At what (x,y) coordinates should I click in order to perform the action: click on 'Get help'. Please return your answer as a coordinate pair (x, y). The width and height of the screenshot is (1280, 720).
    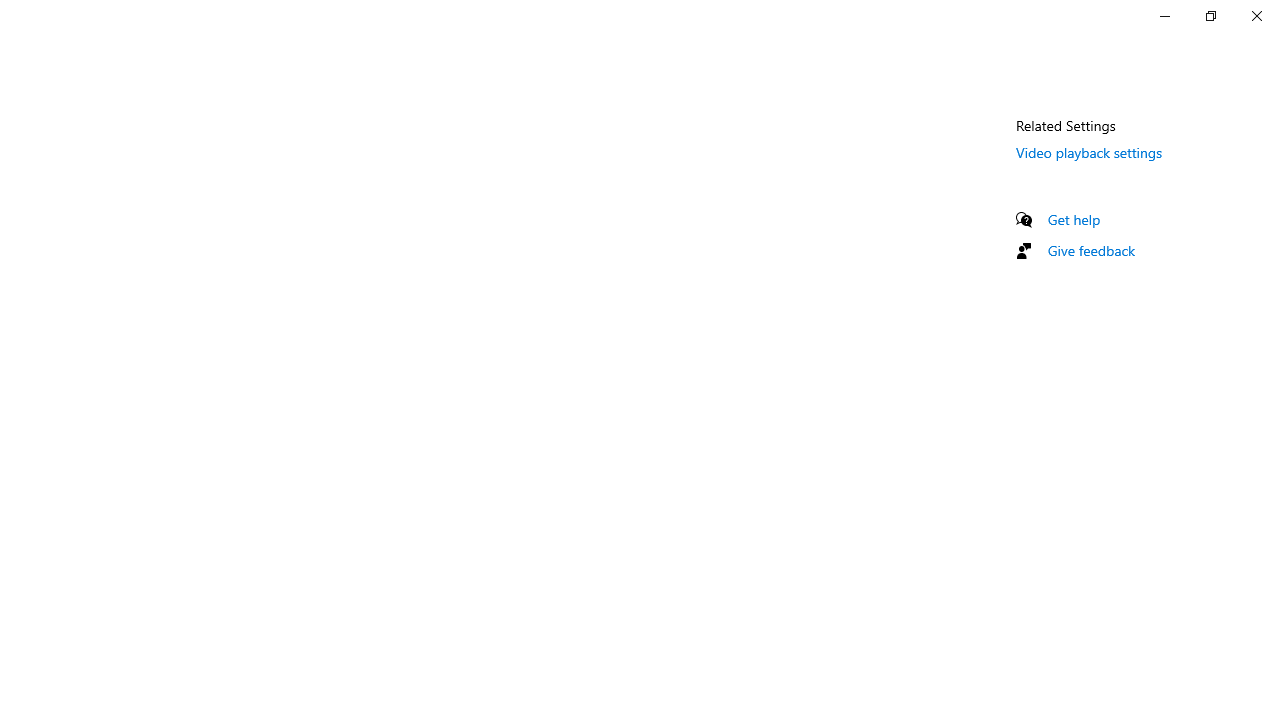
    Looking at the image, I should click on (1073, 219).